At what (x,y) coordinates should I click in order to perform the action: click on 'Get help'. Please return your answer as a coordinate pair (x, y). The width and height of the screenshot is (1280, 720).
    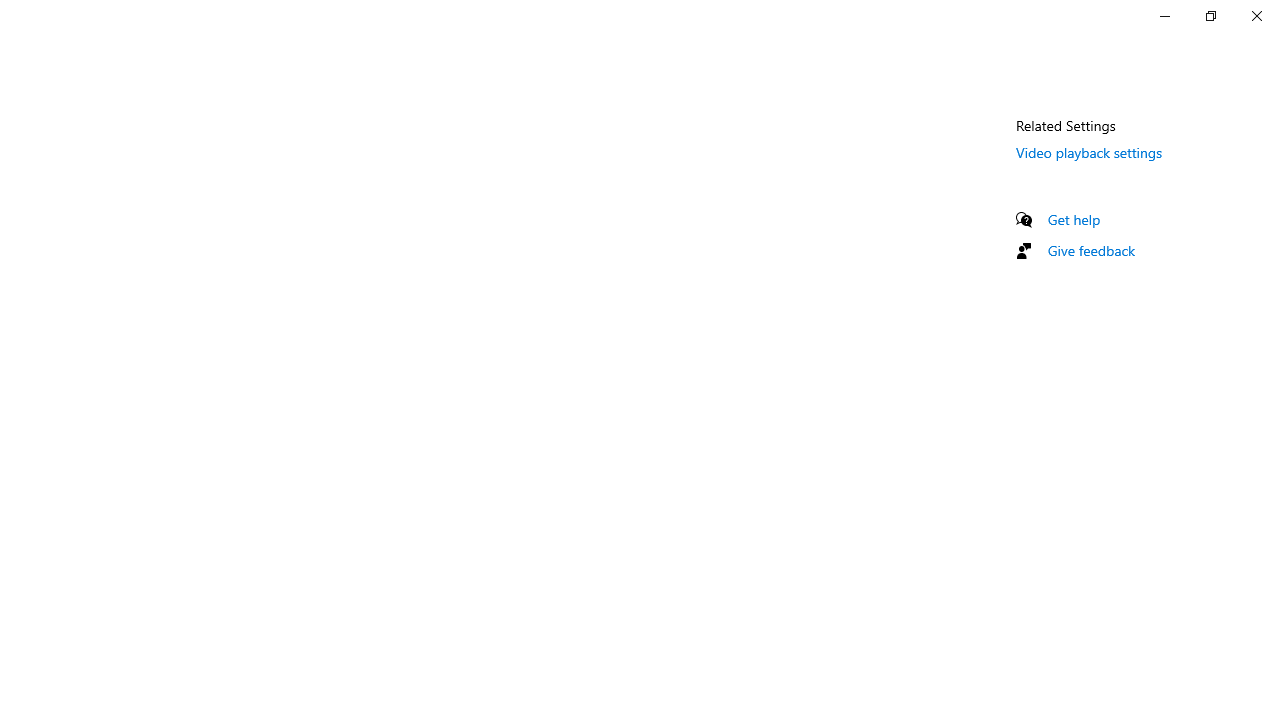
    Looking at the image, I should click on (1073, 219).